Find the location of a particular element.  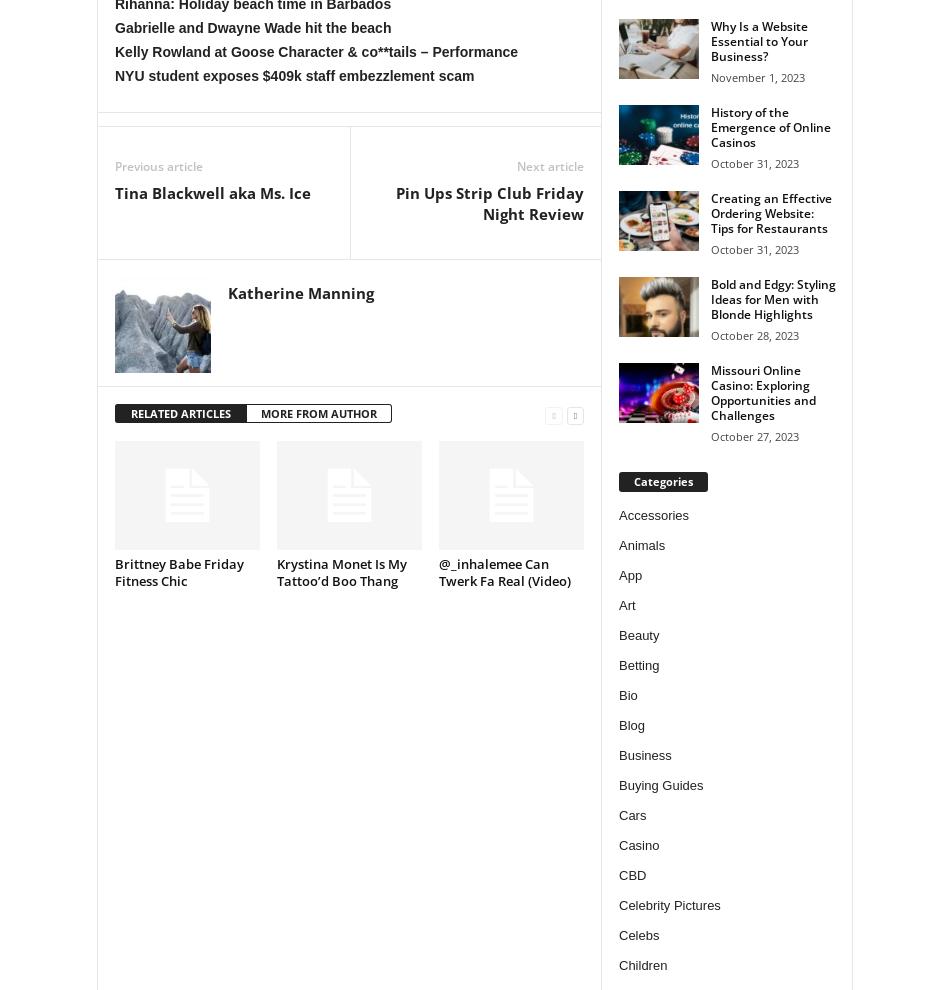

'Brittney Babe Friday Fitness Chic' is located at coordinates (179, 571).